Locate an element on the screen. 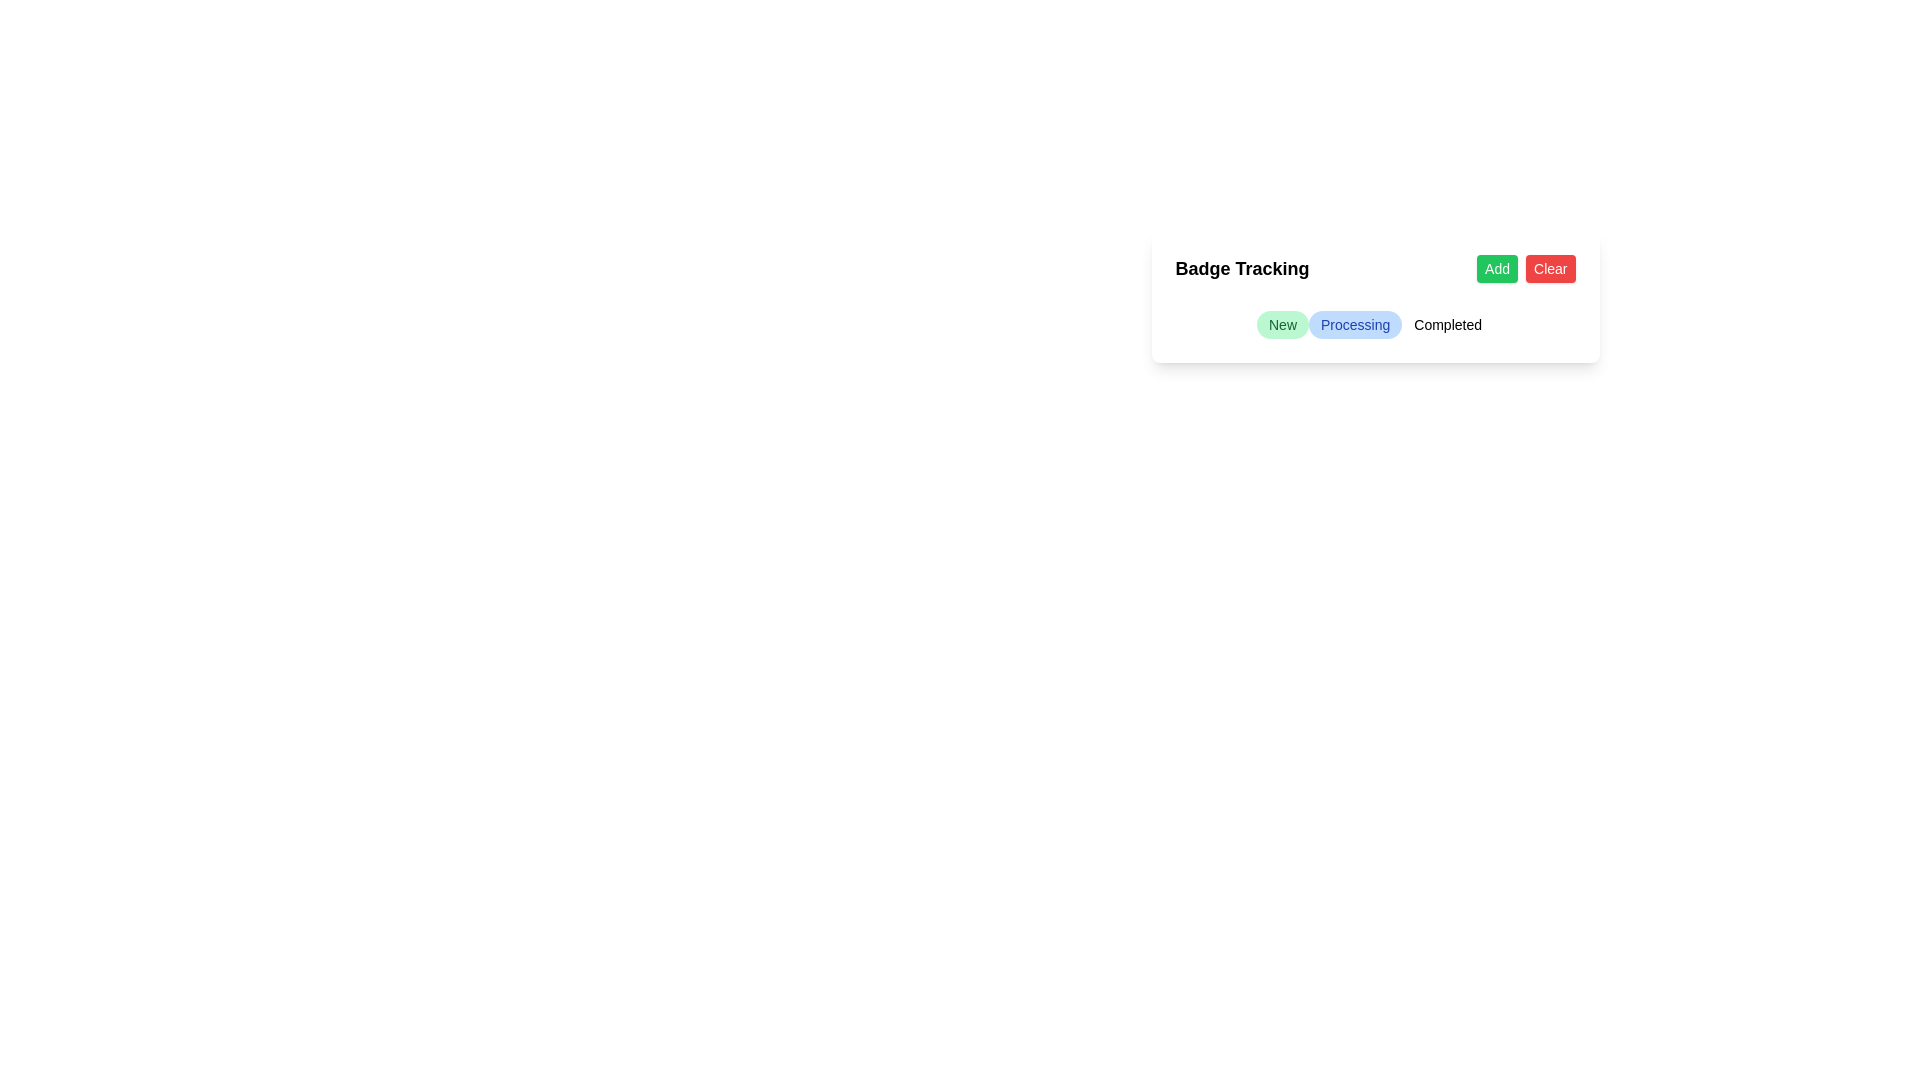 Image resolution: width=1920 pixels, height=1080 pixels. the highlighted 'Processing' badge within the status badges collection in the 'Badge Tracking' panel is located at coordinates (1374, 318).